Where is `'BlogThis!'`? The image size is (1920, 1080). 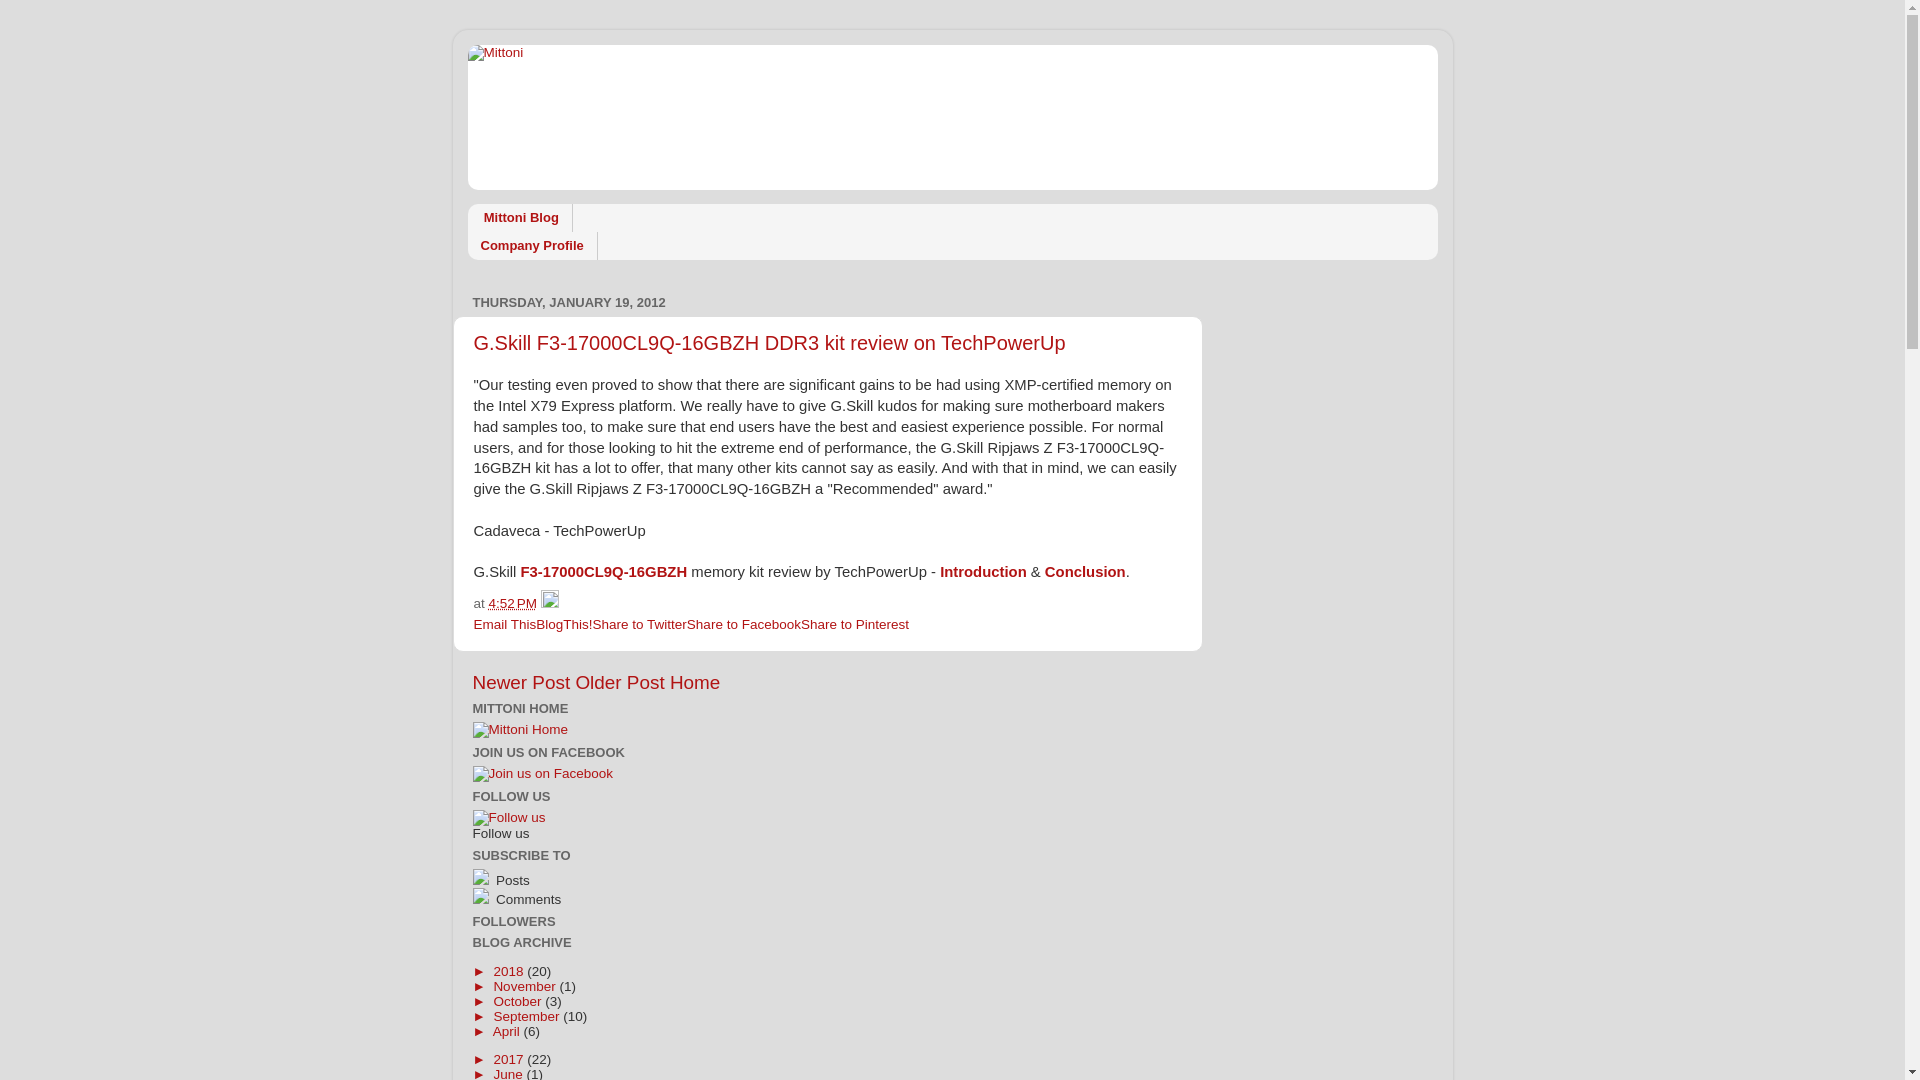 'BlogThis!' is located at coordinates (563, 623).